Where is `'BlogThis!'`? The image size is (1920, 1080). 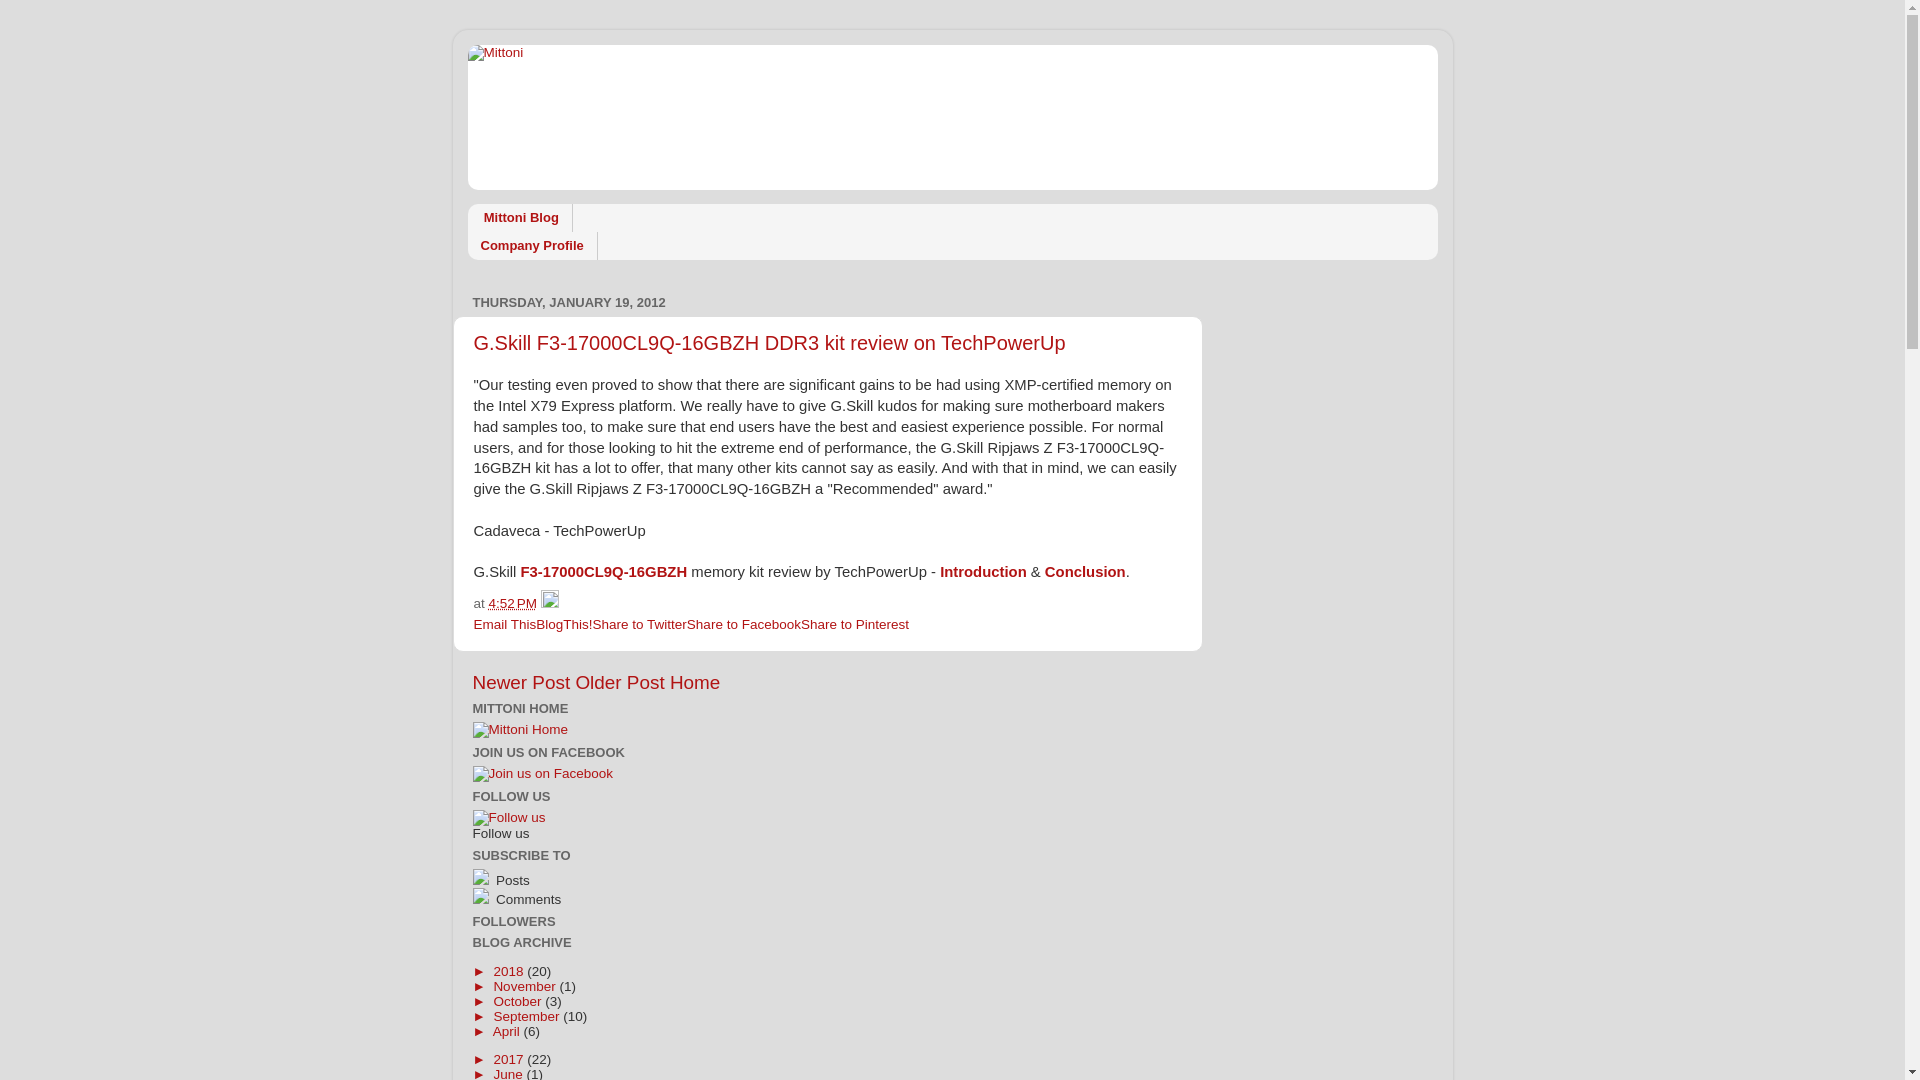 'BlogThis!' is located at coordinates (563, 623).